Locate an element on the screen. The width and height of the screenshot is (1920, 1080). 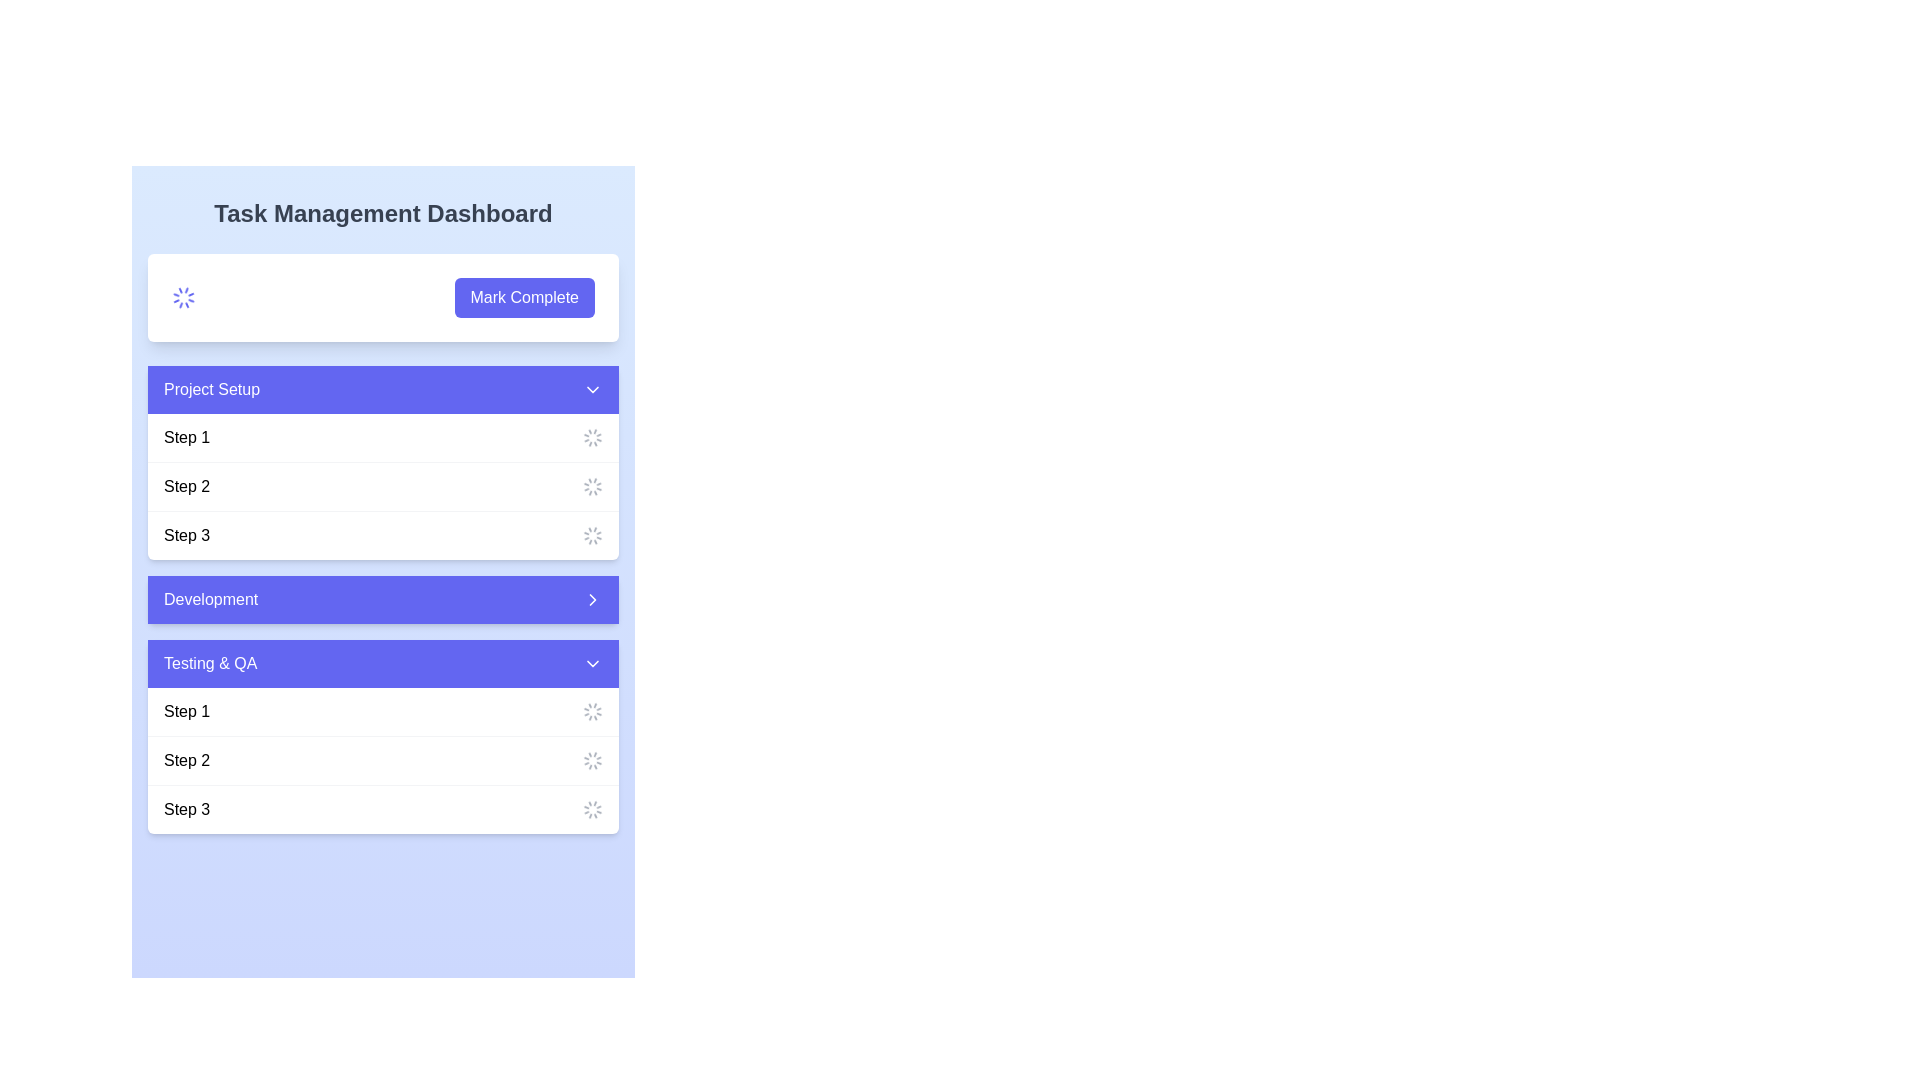
the spinning gray loader icon animation located to the right of the 'Step 2' label in the Project Setup section of the Task Management Dashboard is located at coordinates (592, 486).